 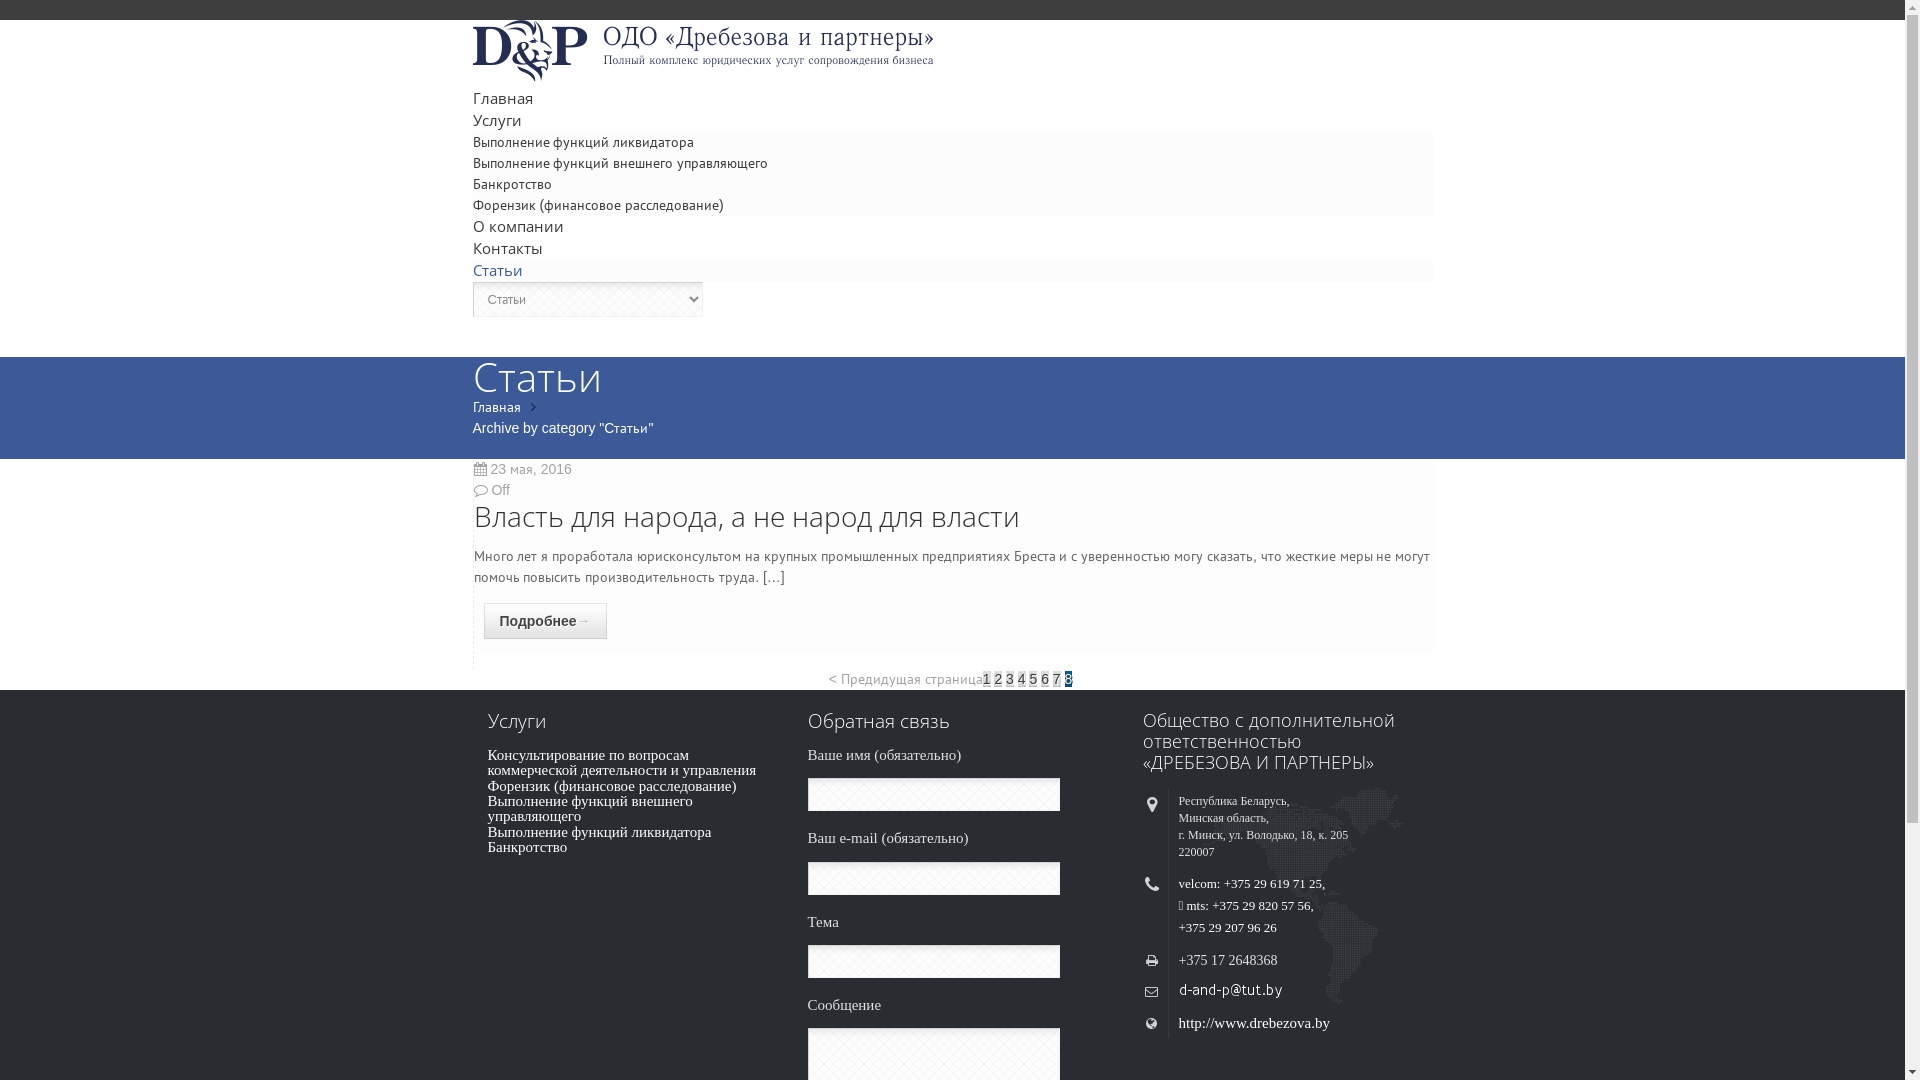 I want to click on '4', so click(x=1022, y=677).